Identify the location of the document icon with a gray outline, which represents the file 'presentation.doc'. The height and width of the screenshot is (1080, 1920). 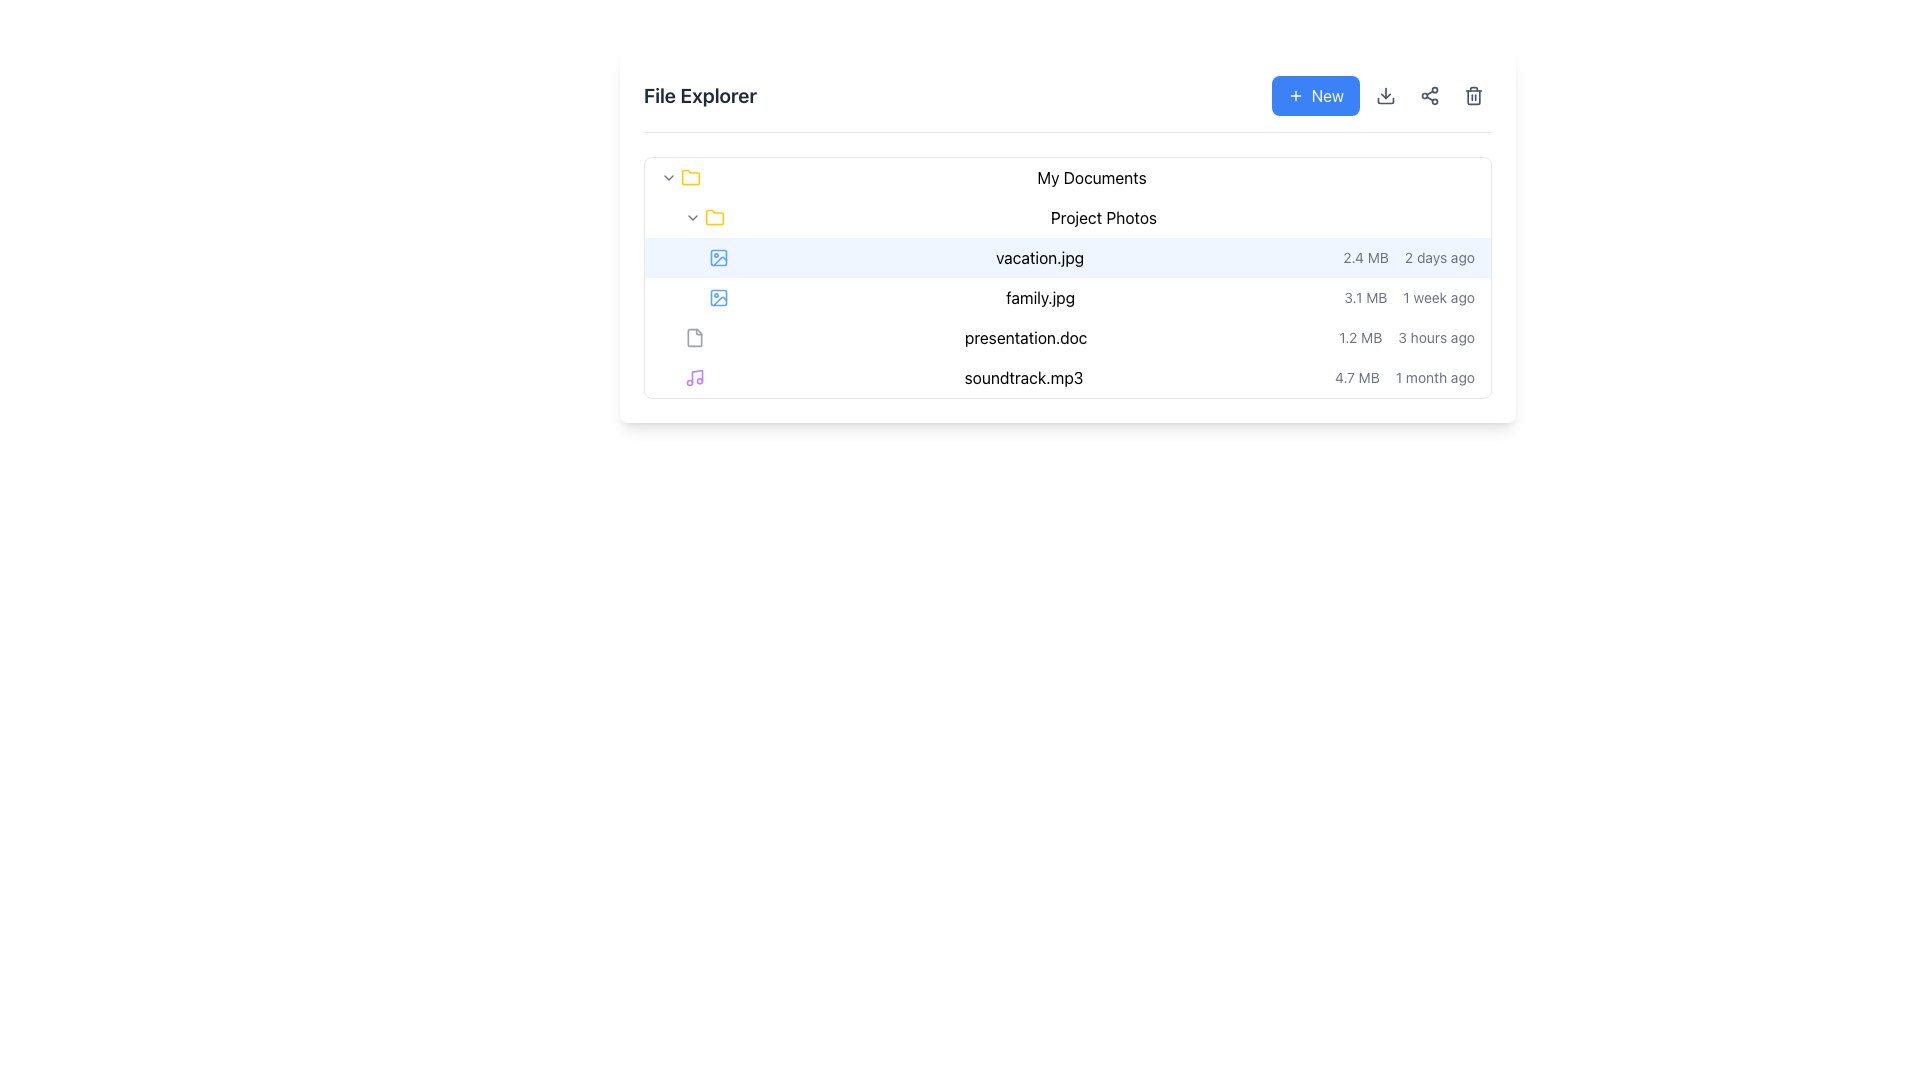
(695, 337).